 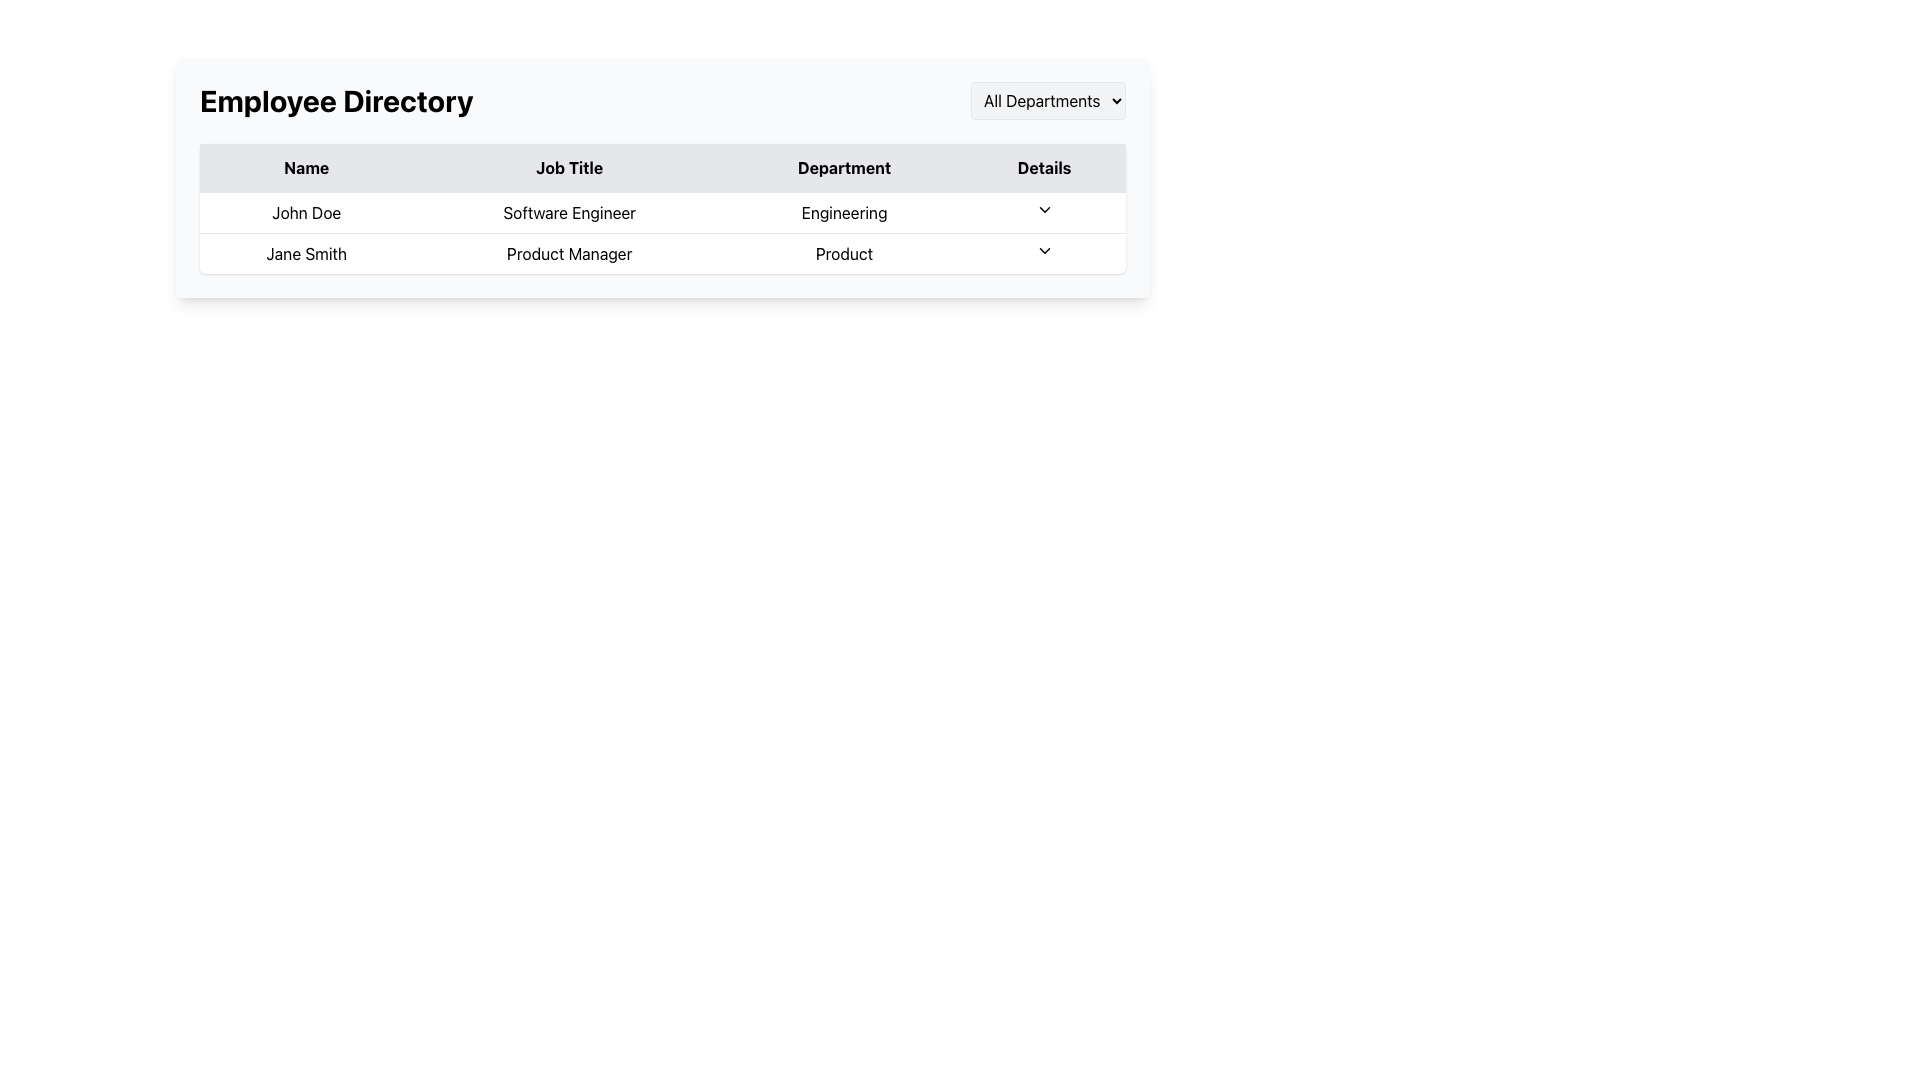 I want to click on the Dropdown Indicator icon in the 'Details' column of the first row in the 'Employee Directory' table, so click(x=1043, y=212).